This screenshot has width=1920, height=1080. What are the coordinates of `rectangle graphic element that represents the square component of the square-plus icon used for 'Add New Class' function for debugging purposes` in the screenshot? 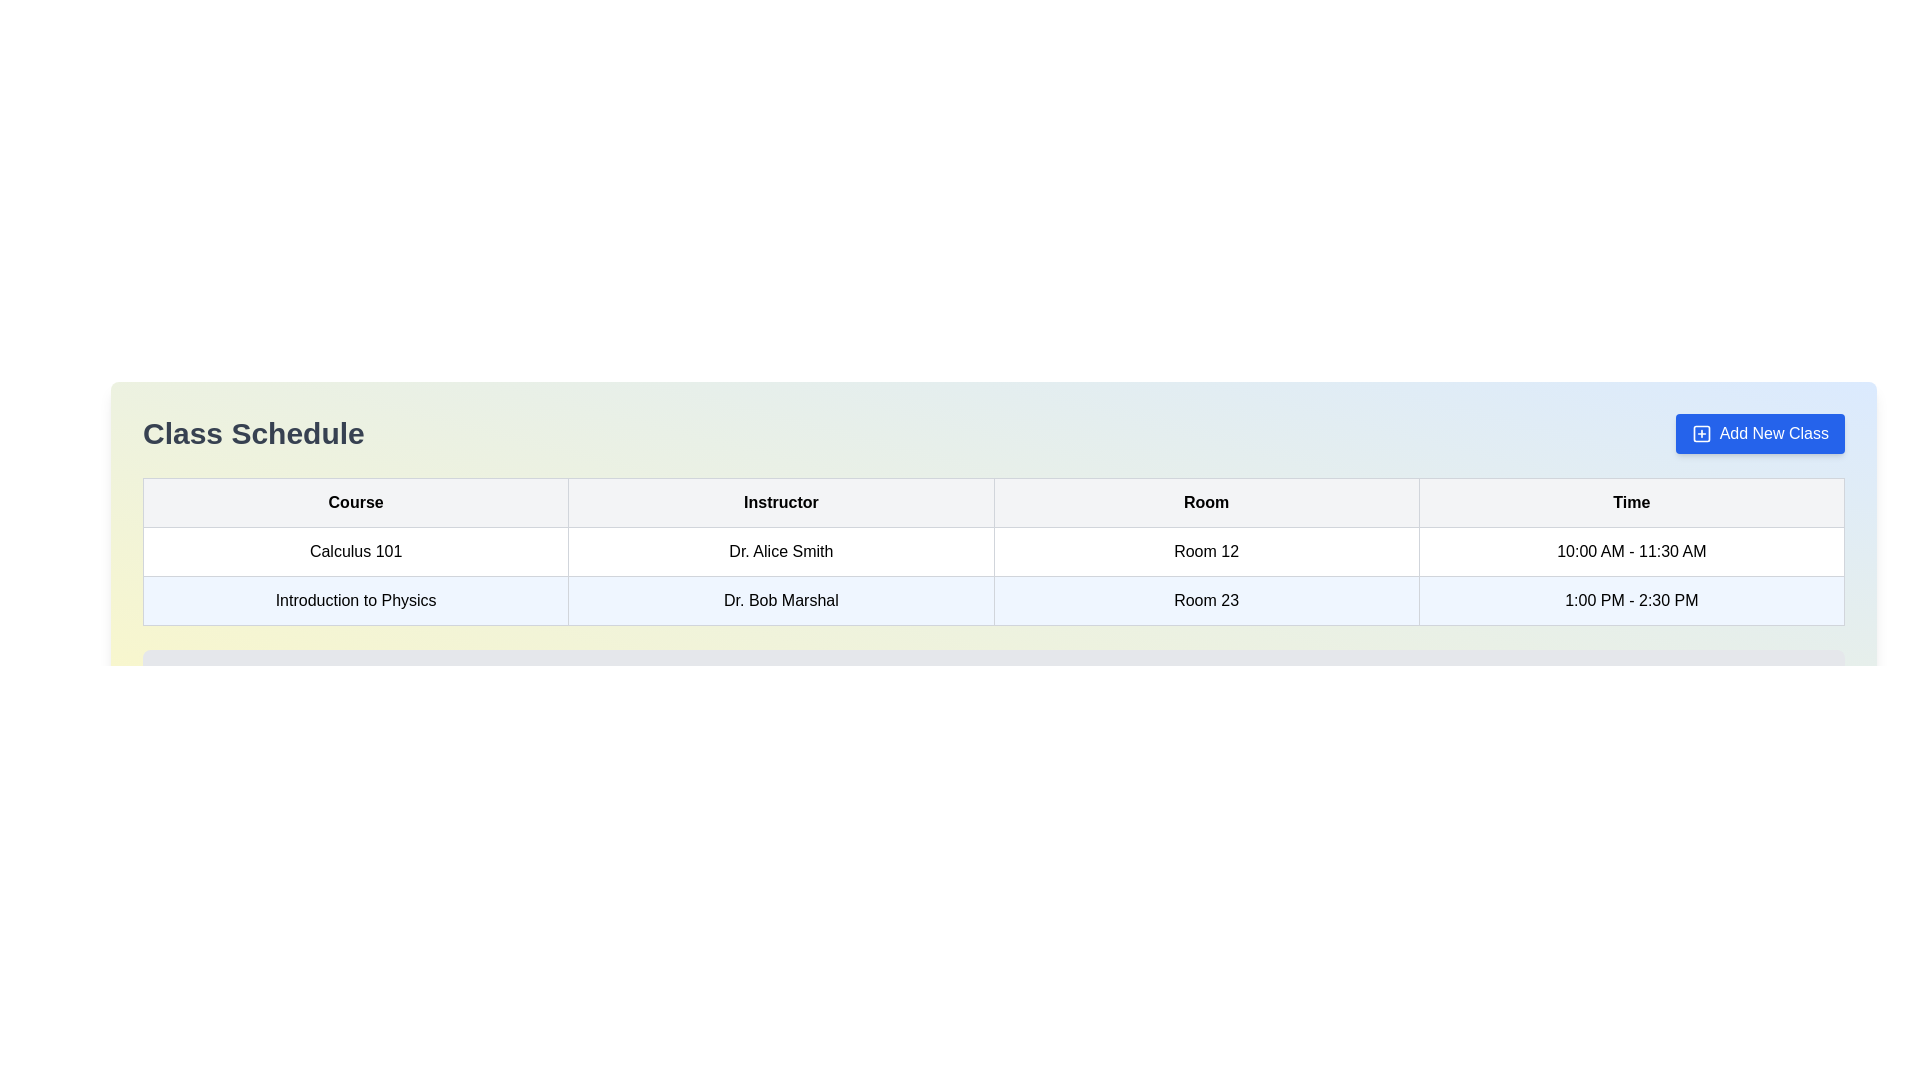 It's located at (1700, 433).